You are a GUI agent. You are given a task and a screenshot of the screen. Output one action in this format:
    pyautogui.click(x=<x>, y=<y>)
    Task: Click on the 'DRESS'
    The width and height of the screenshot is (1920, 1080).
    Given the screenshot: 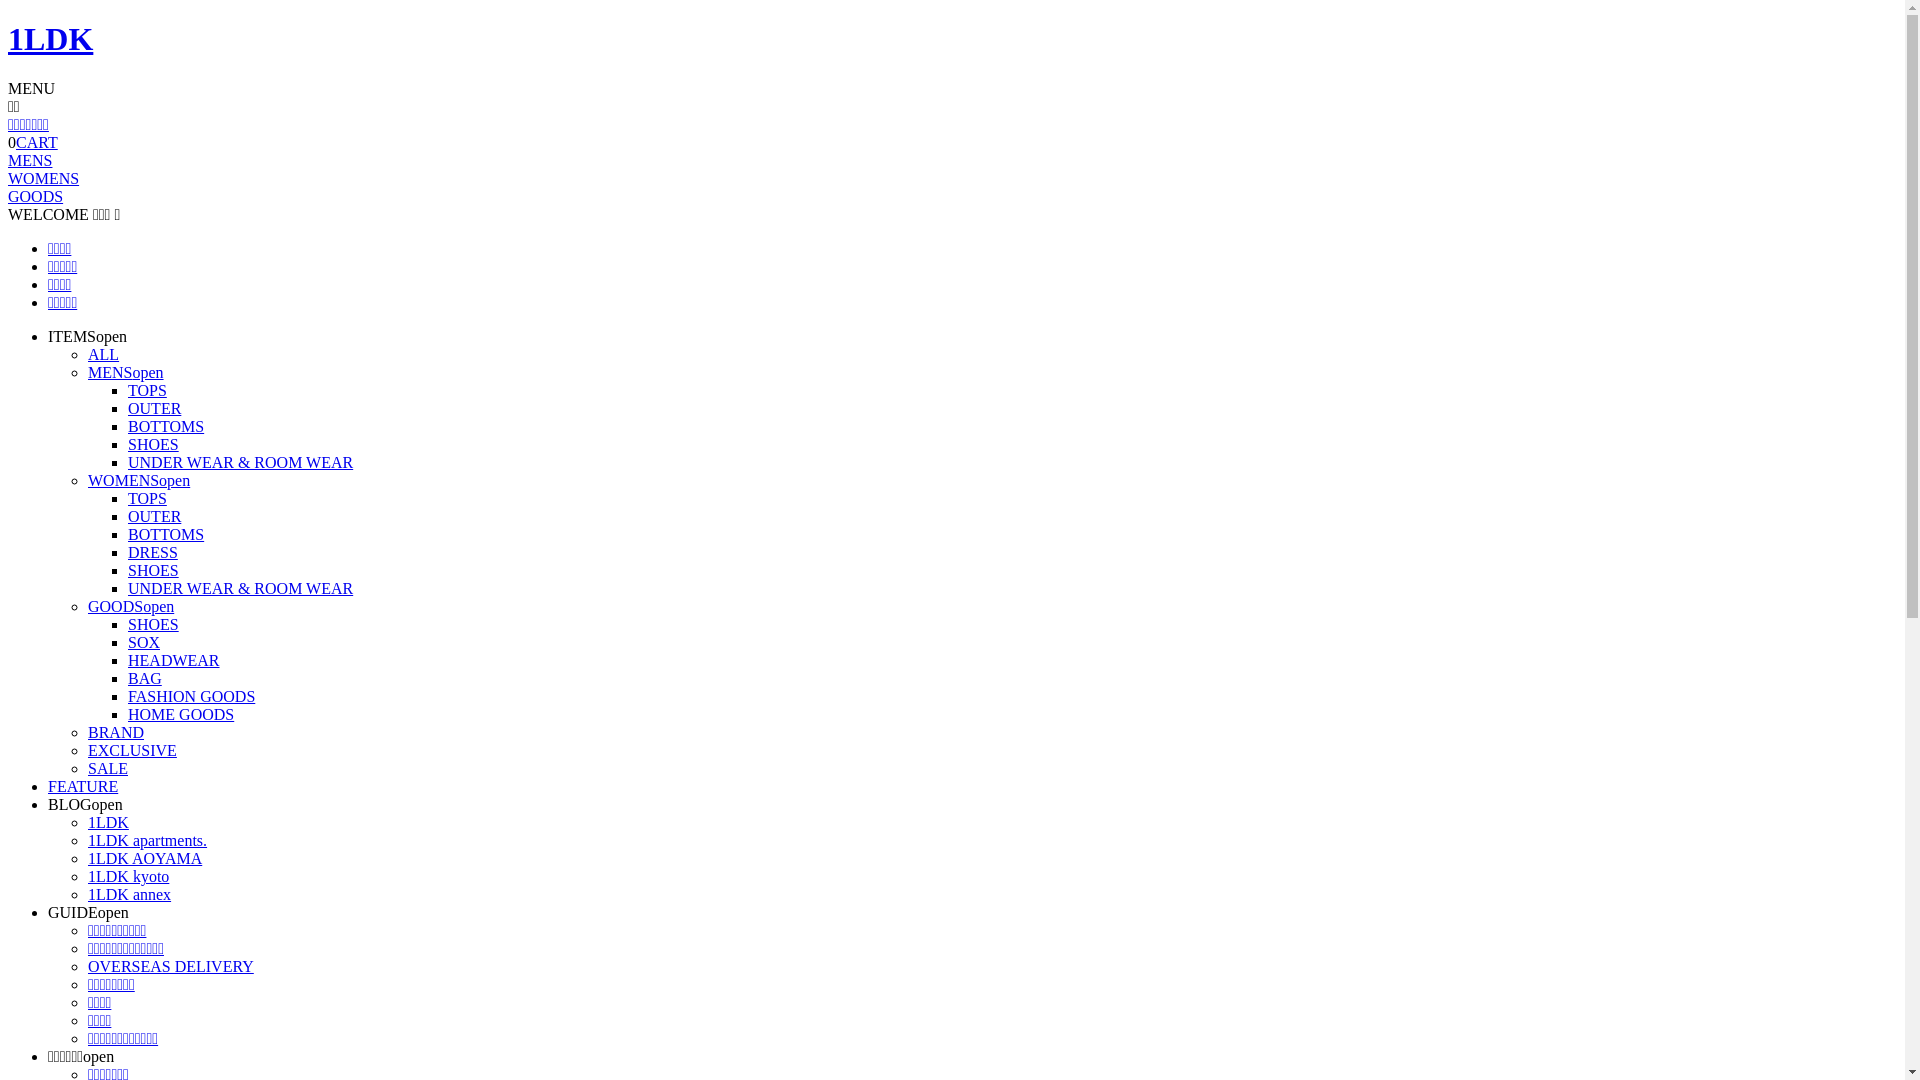 What is the action you would take?
    pyautogui.click(x=152, y=552)
    